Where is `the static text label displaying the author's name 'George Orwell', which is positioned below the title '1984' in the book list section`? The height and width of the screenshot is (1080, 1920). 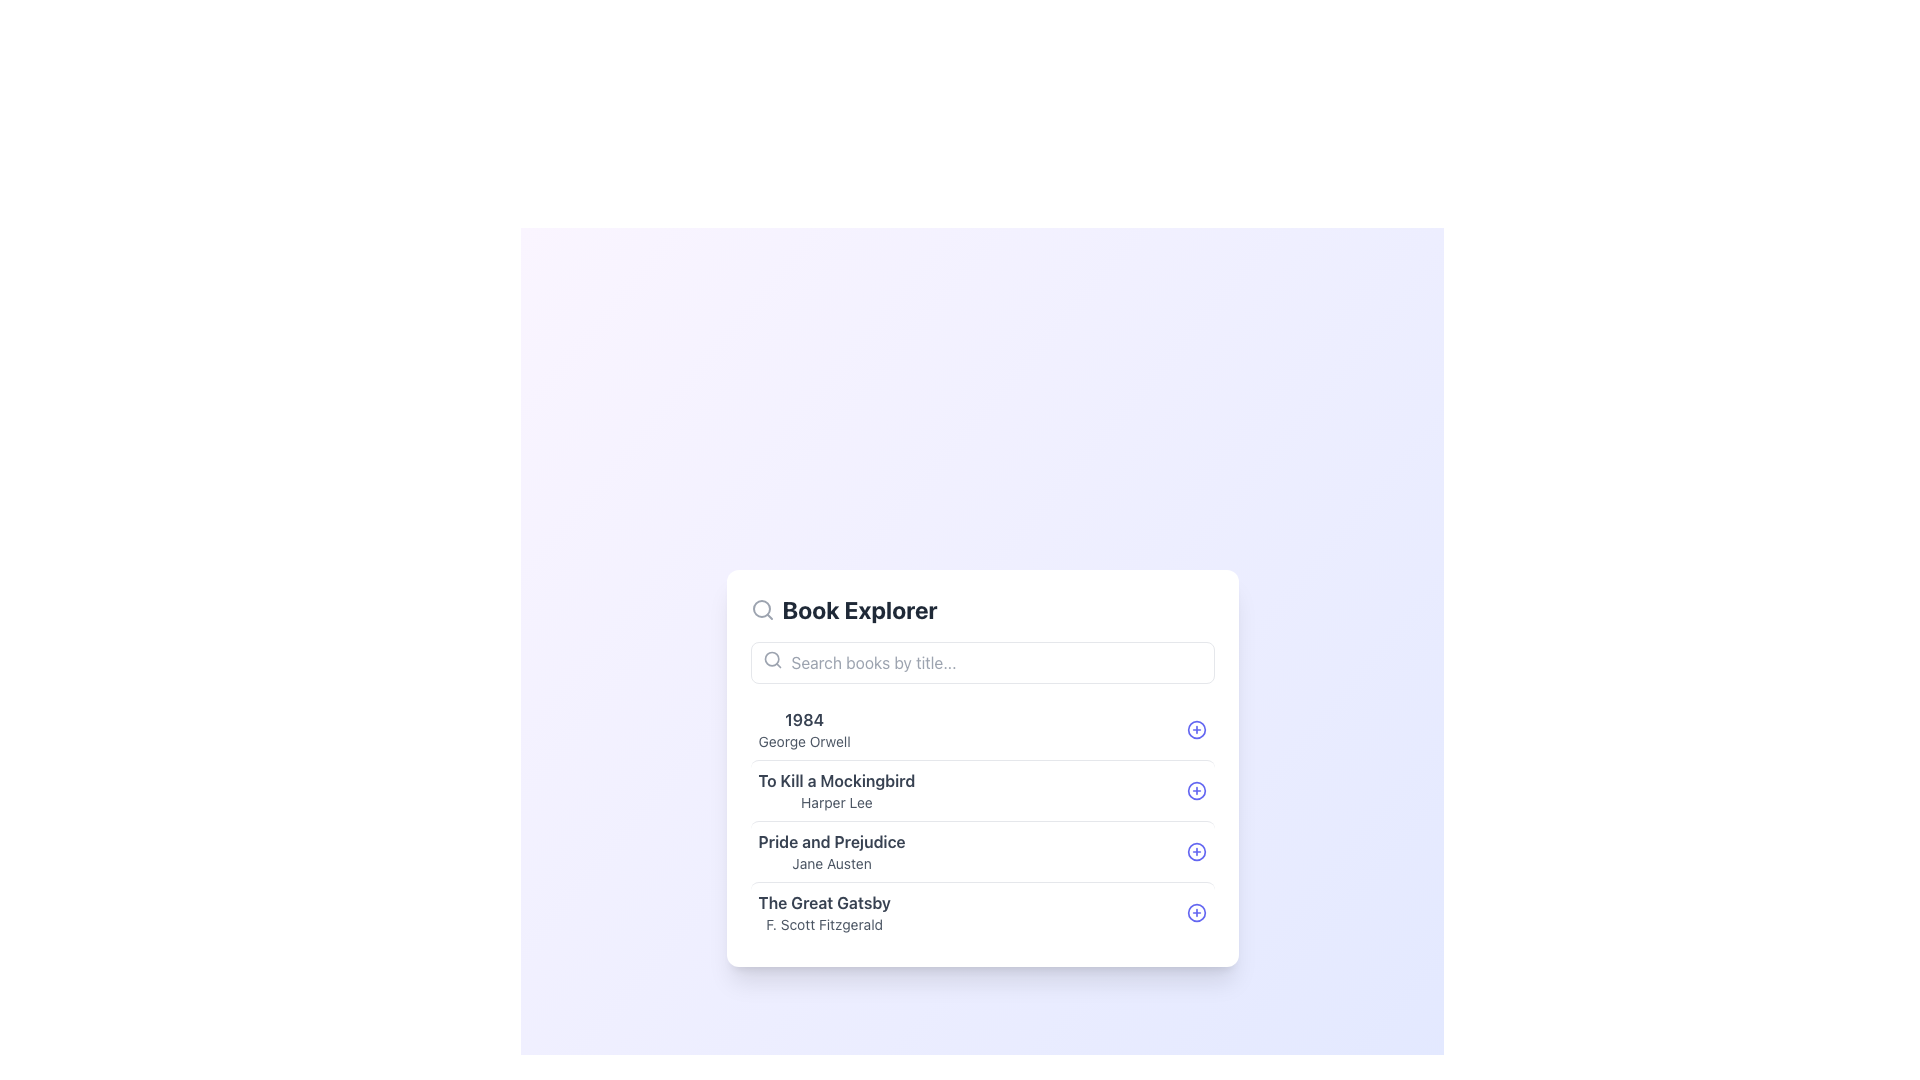 the static text label displaying the author's name 'George Orwell', which is positioned below the title '1984' in the book list section is located at coordinates (804, 741).